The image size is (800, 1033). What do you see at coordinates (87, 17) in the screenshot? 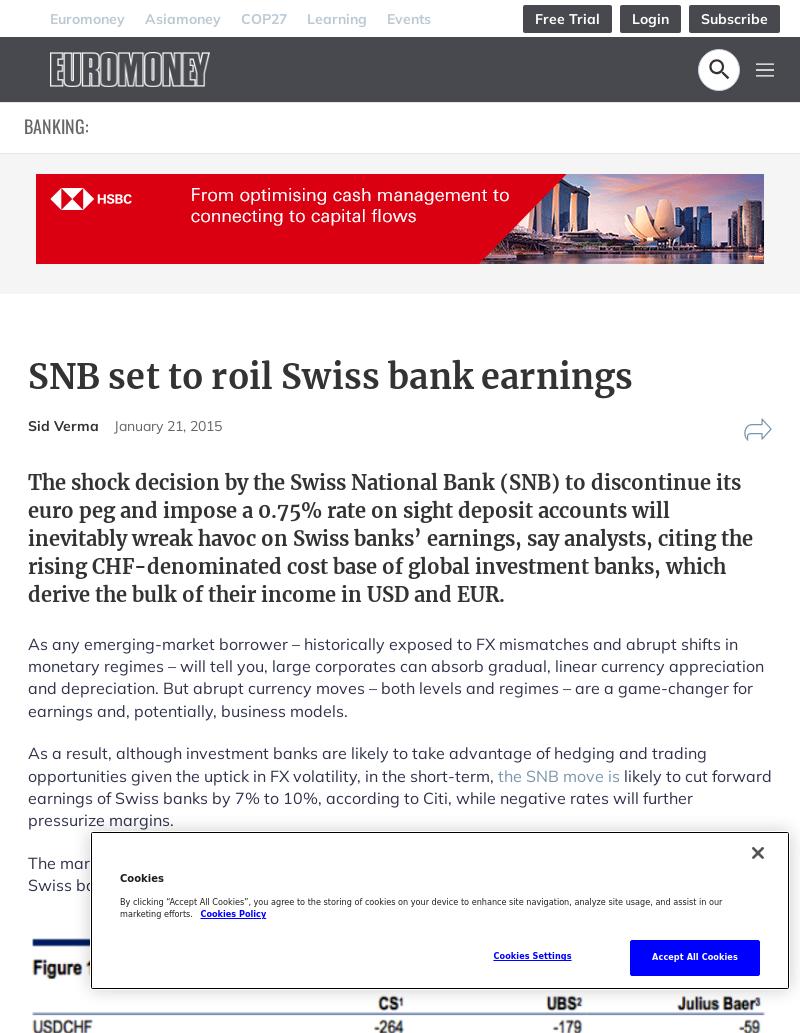
I see `'Euromoney'` at bounding box center [87, 17].